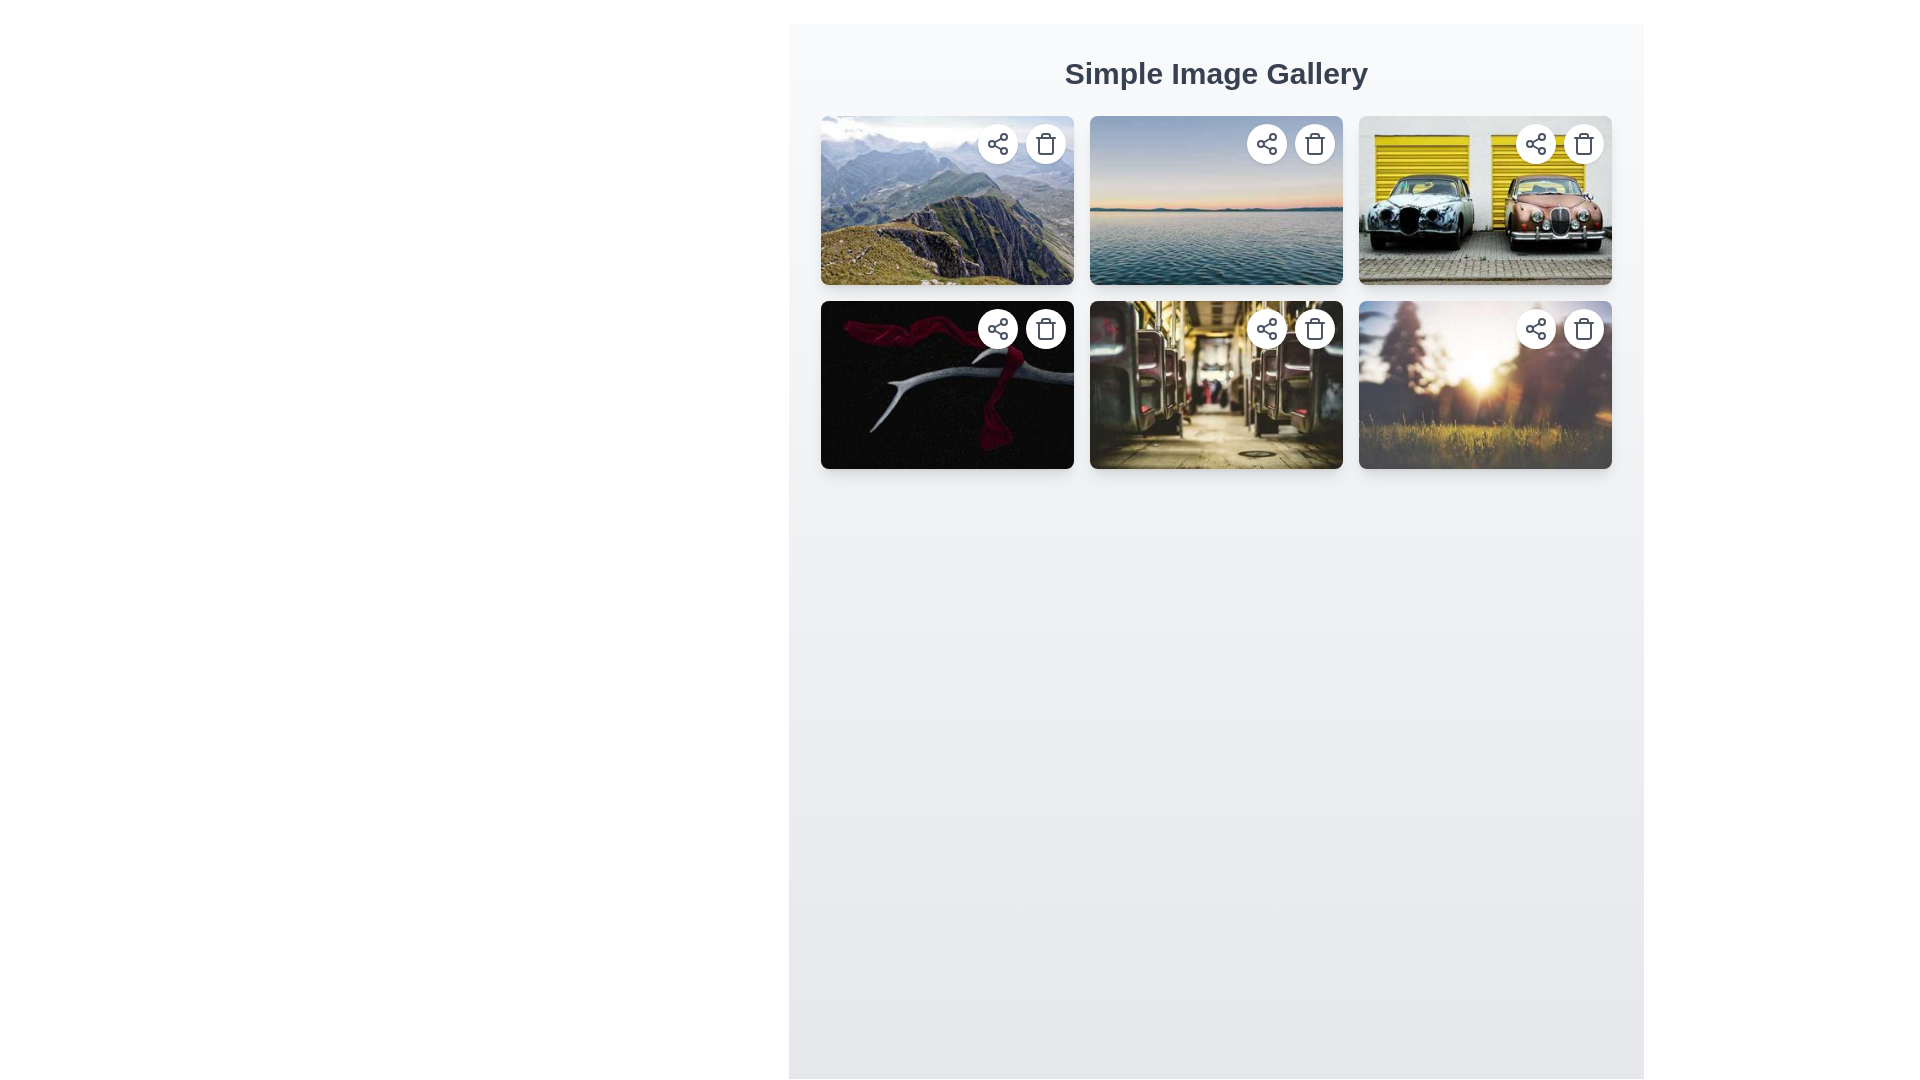  What do you see at coordinates (1022, 142) in the screenshot?
I see `the delete button in the interactive button group located at the top right corner of the first image in the gallery grid layout` at bounding box center [1022, 142].